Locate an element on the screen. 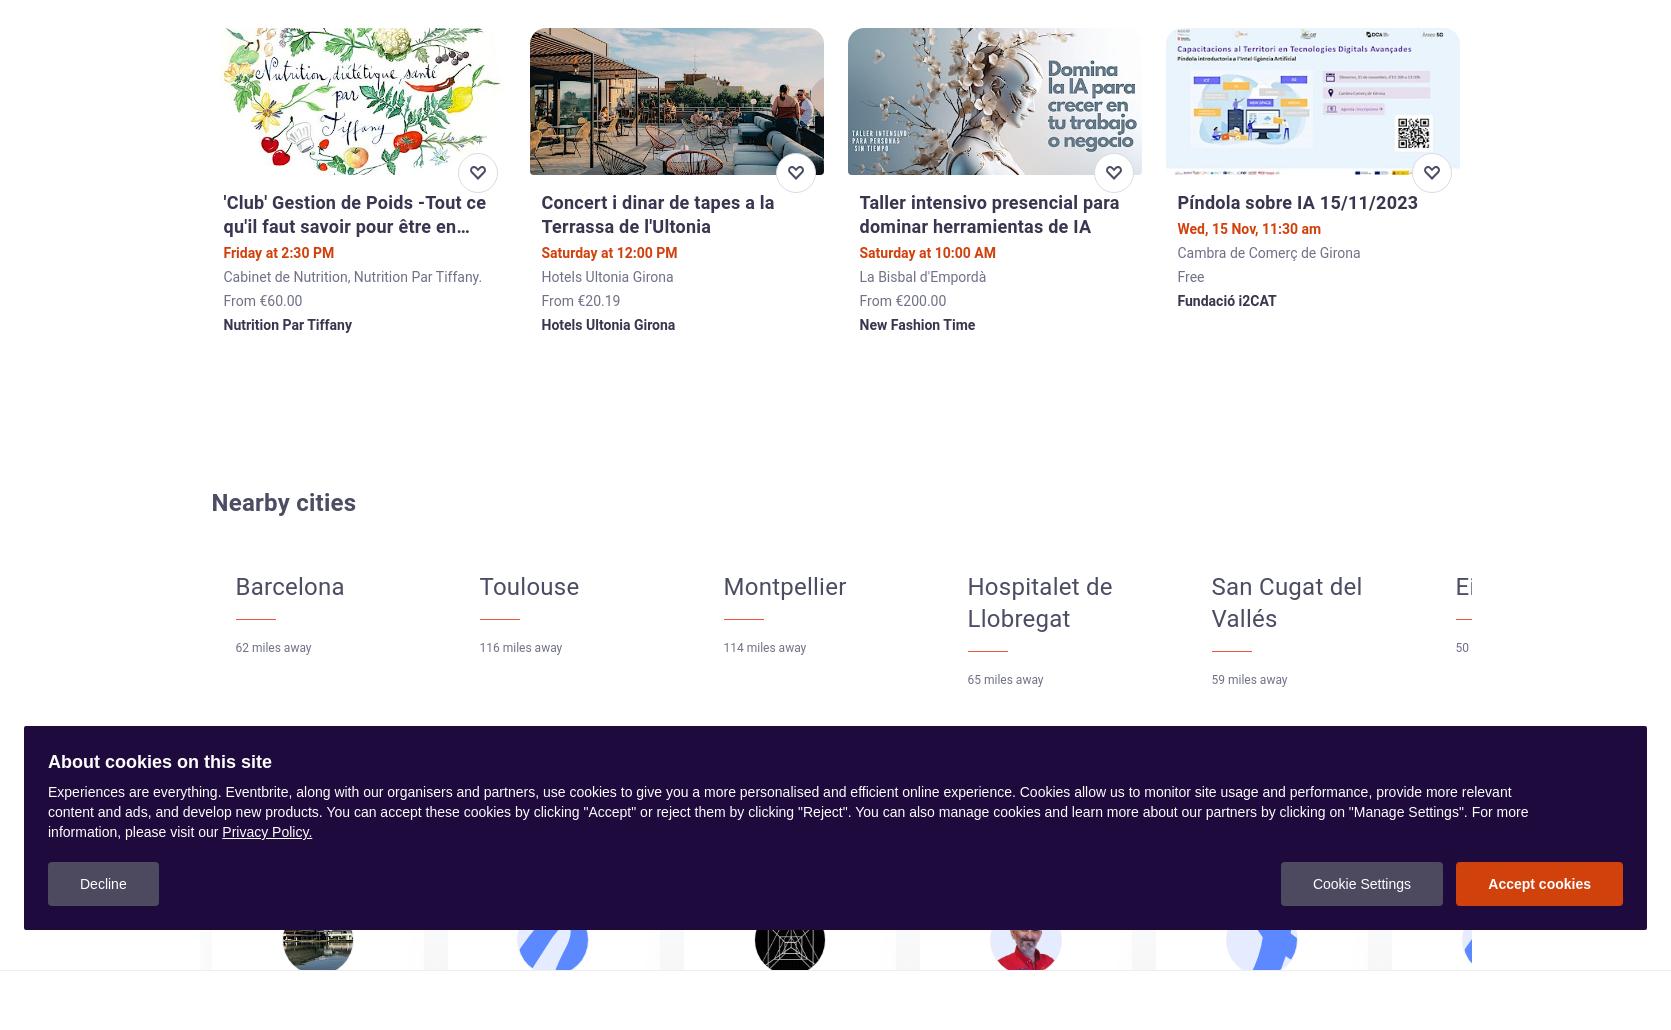 The image size is (1671, 1030). ''Club' Gestion de Poids -Tout ce qu'il faut savoir pour être en bonne forme' is located at coordinates (223, 225).